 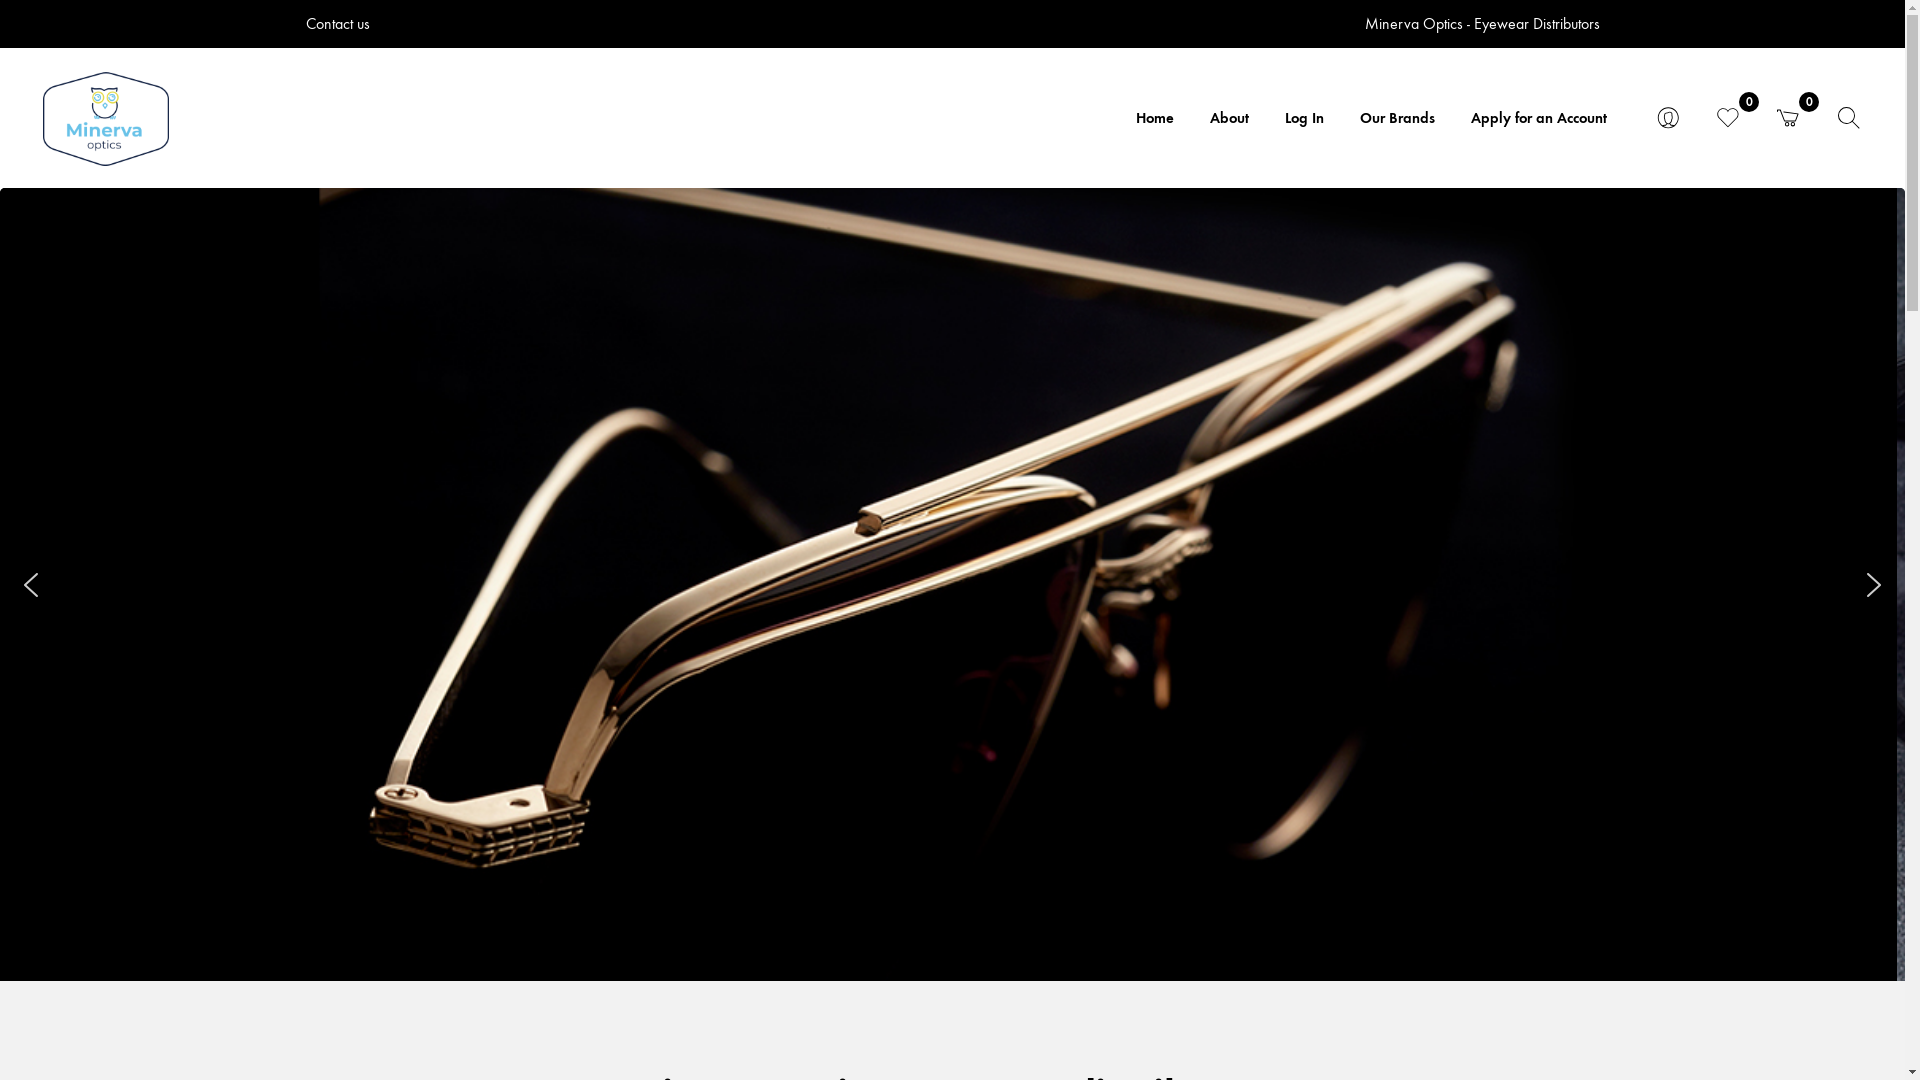 I want to click on 'Contact us', so click(x=337, y=23).